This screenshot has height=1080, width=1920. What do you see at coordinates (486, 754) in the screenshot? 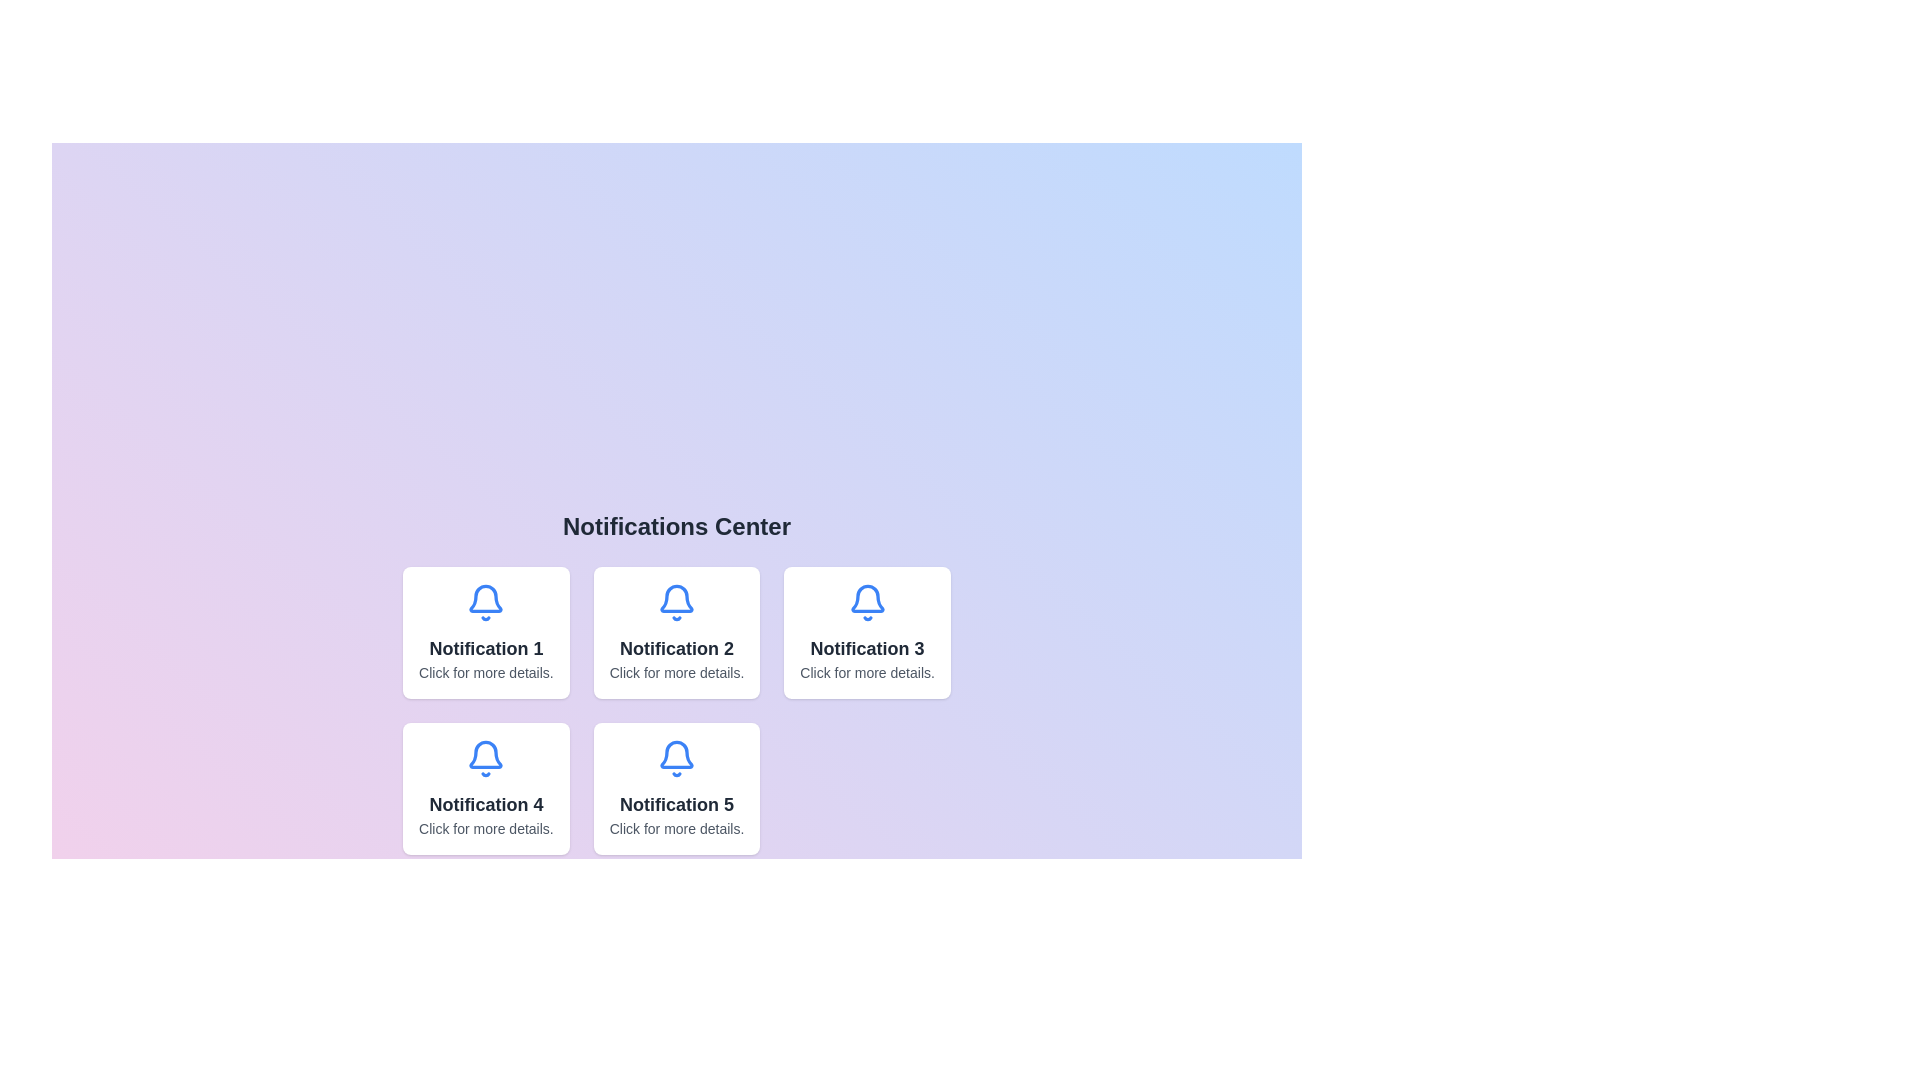
I see `the main blue bell icon located in the bottom-left section of the grid, which symbolizes notifications and is associated with the card displaying 'Notification 4.'` at bounding box center [486, 754].